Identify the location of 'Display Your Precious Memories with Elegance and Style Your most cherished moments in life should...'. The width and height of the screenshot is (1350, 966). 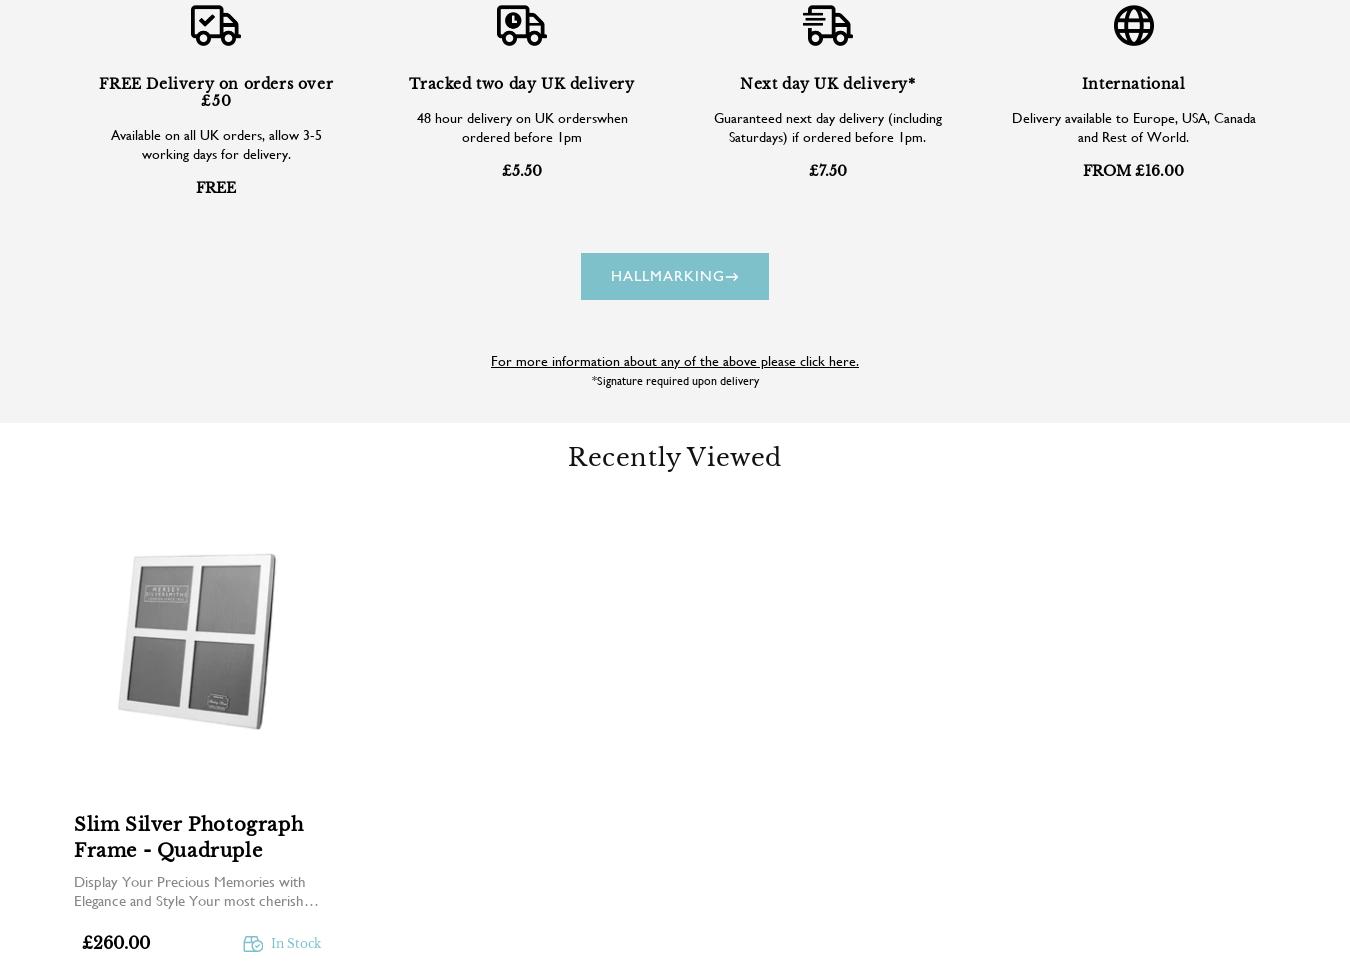
(196, 899).